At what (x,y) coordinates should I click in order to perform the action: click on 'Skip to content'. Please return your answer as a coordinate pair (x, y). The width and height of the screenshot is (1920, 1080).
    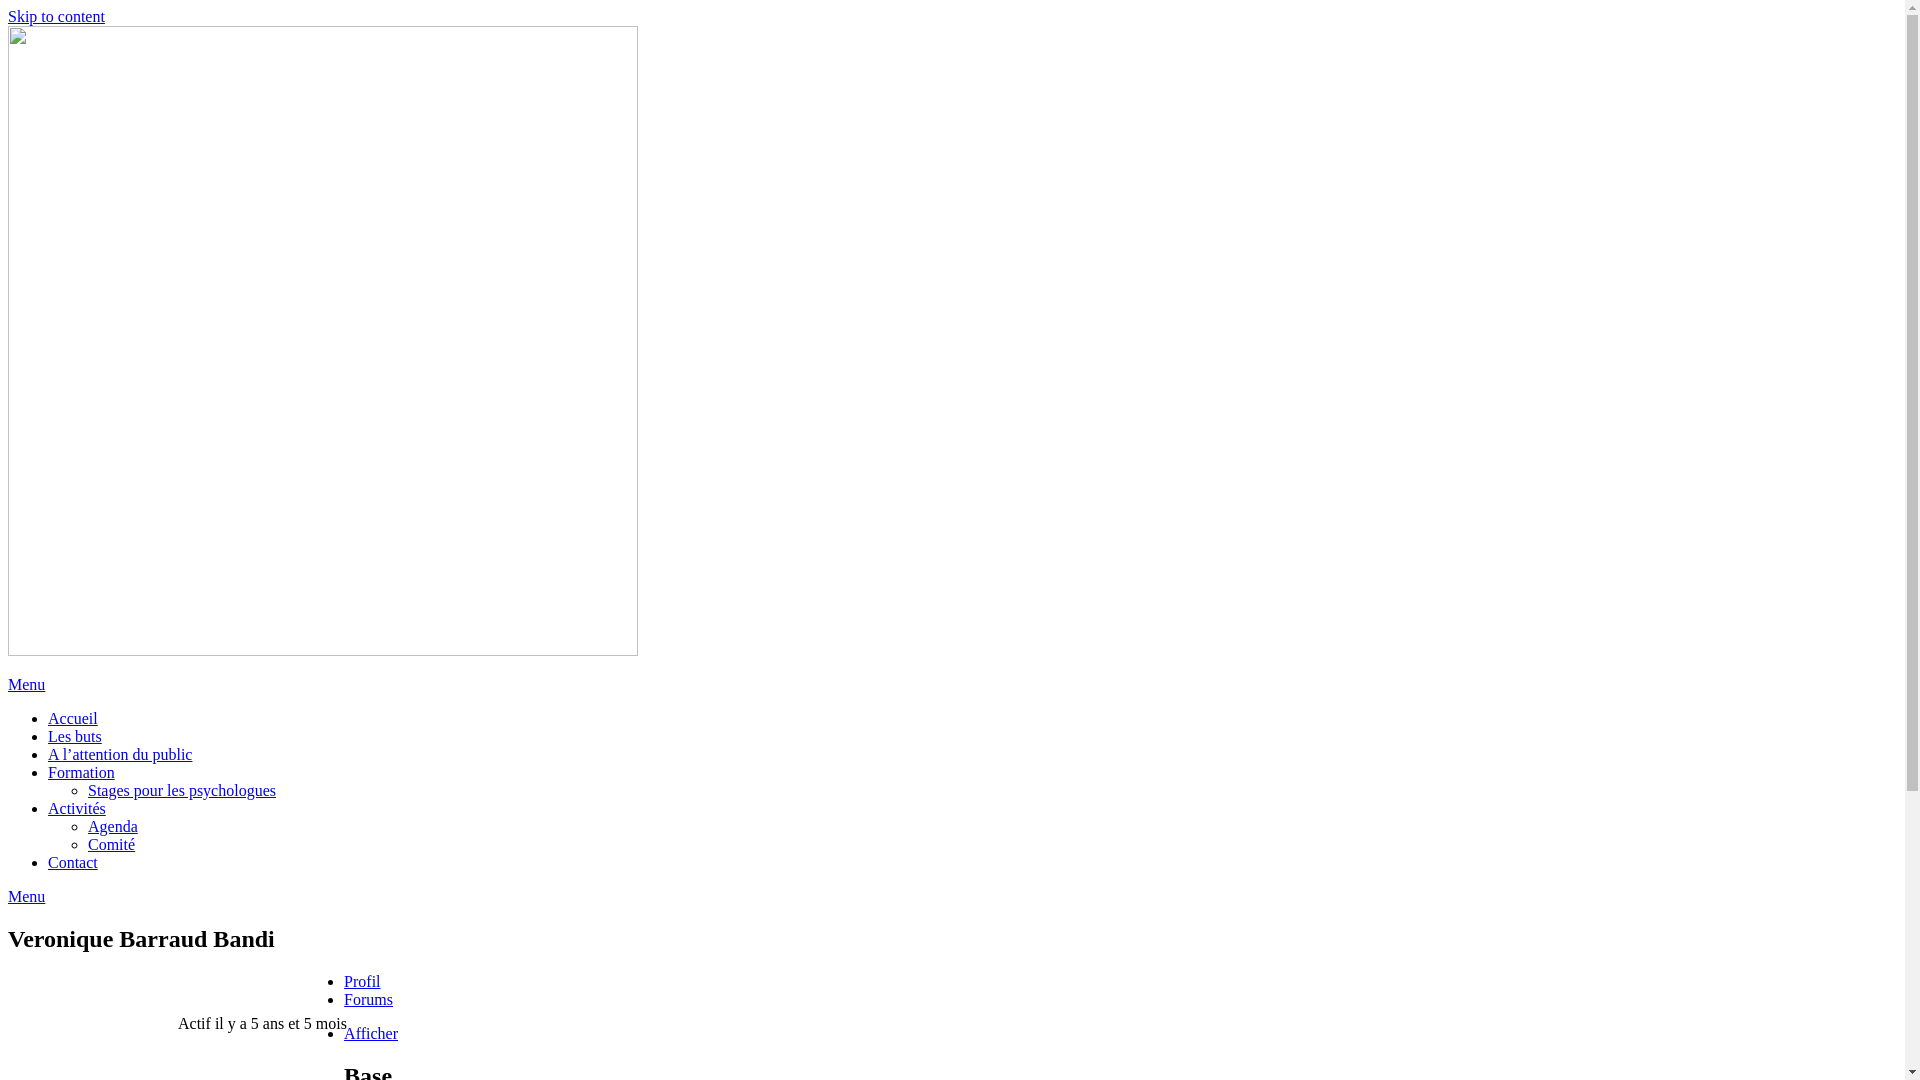
    Looking at the image, I should click on (56, 16).